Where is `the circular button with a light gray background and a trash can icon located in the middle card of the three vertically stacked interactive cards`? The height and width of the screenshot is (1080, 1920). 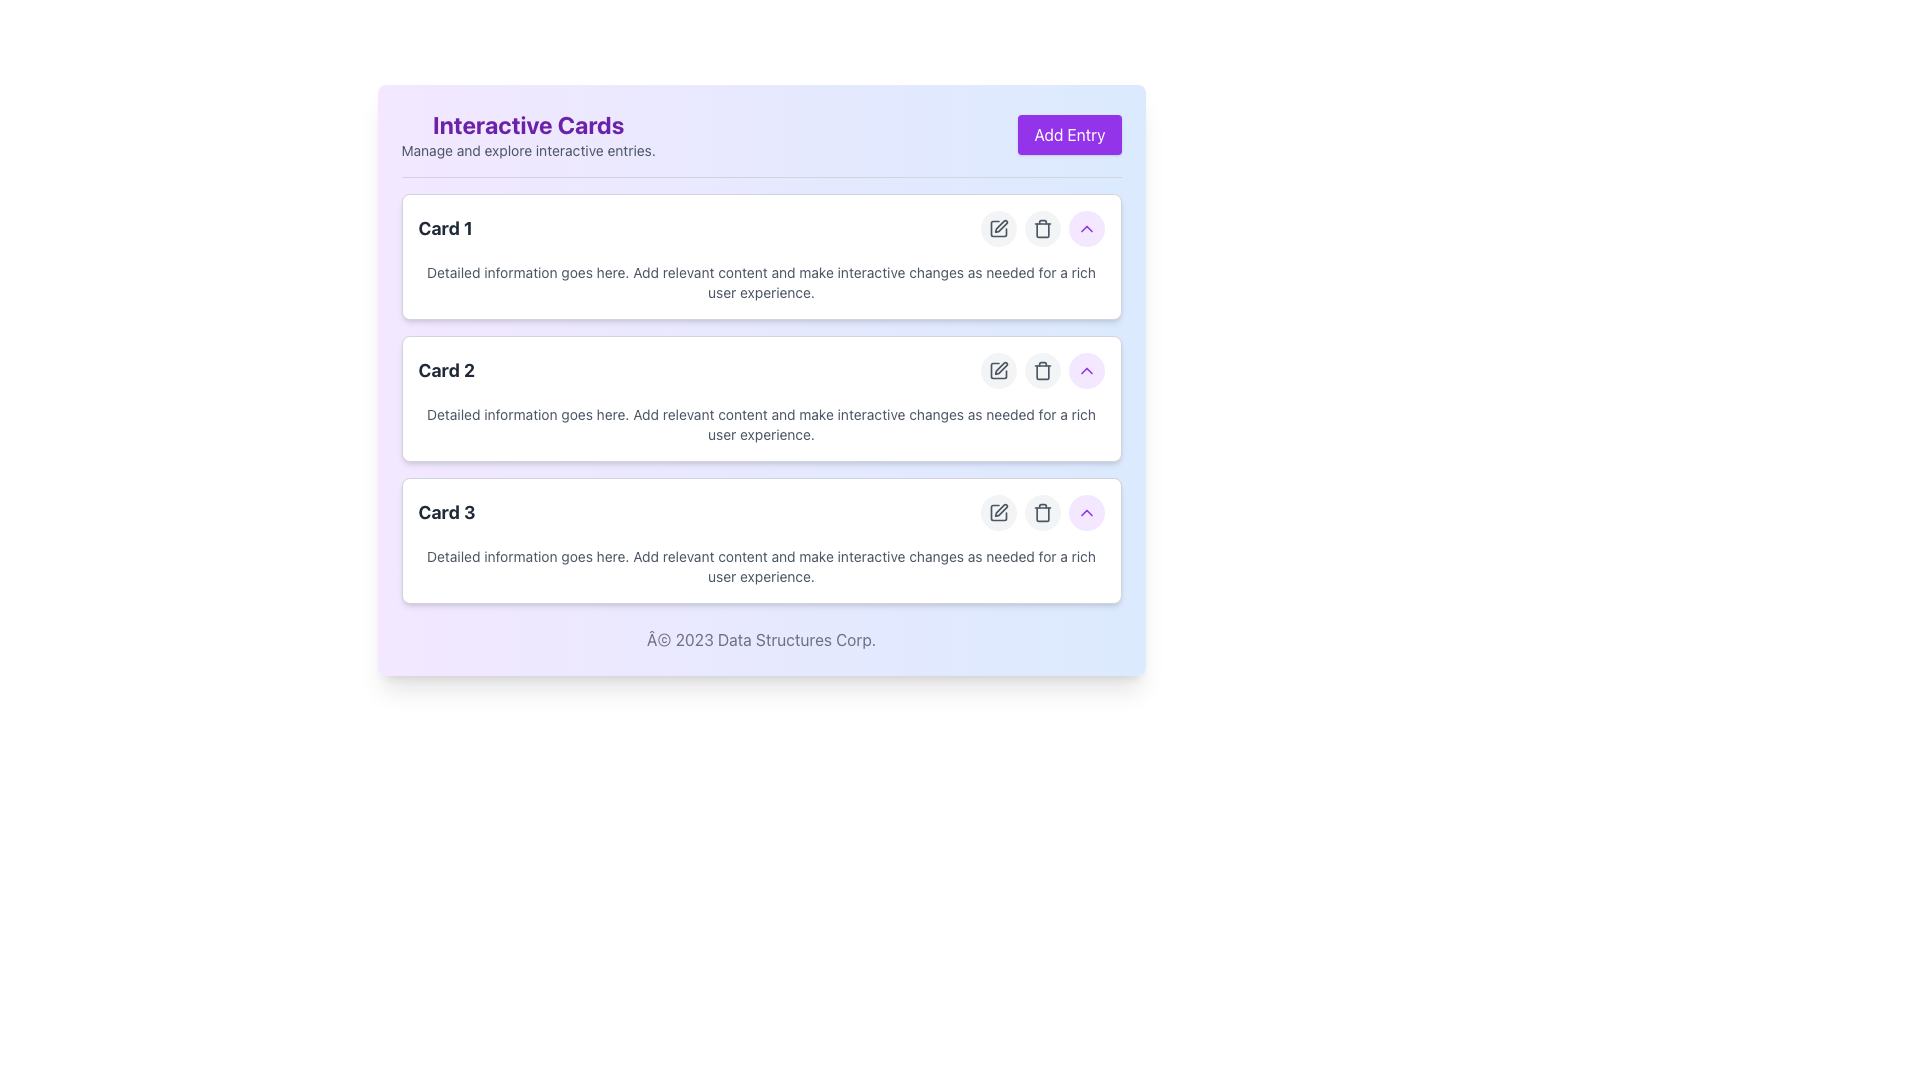
the circular button with a light gray background and a trash can icon located in the middle card of the three vertically stacked interactive cards is located at coordinates (1041, 370).